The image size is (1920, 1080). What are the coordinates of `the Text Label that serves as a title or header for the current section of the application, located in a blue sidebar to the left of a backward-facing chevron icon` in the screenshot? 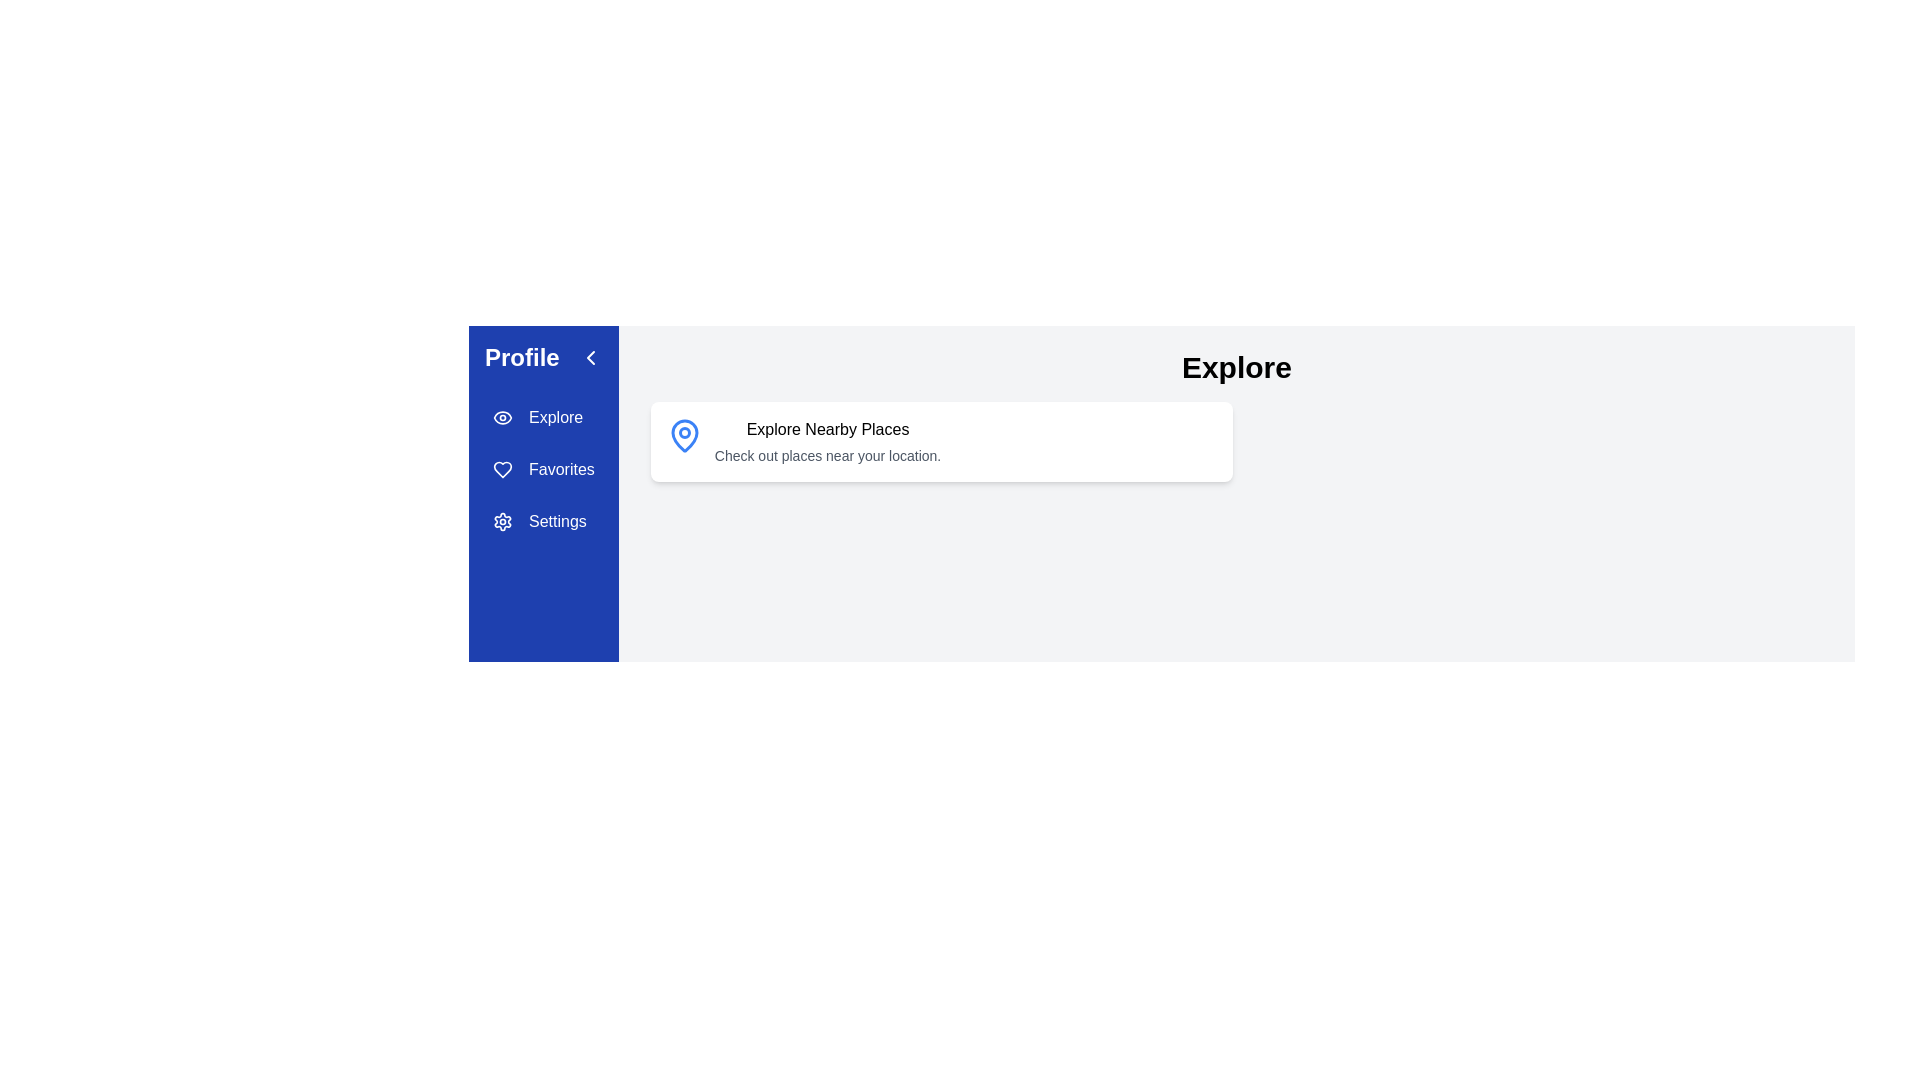 It's located at (522, 357).